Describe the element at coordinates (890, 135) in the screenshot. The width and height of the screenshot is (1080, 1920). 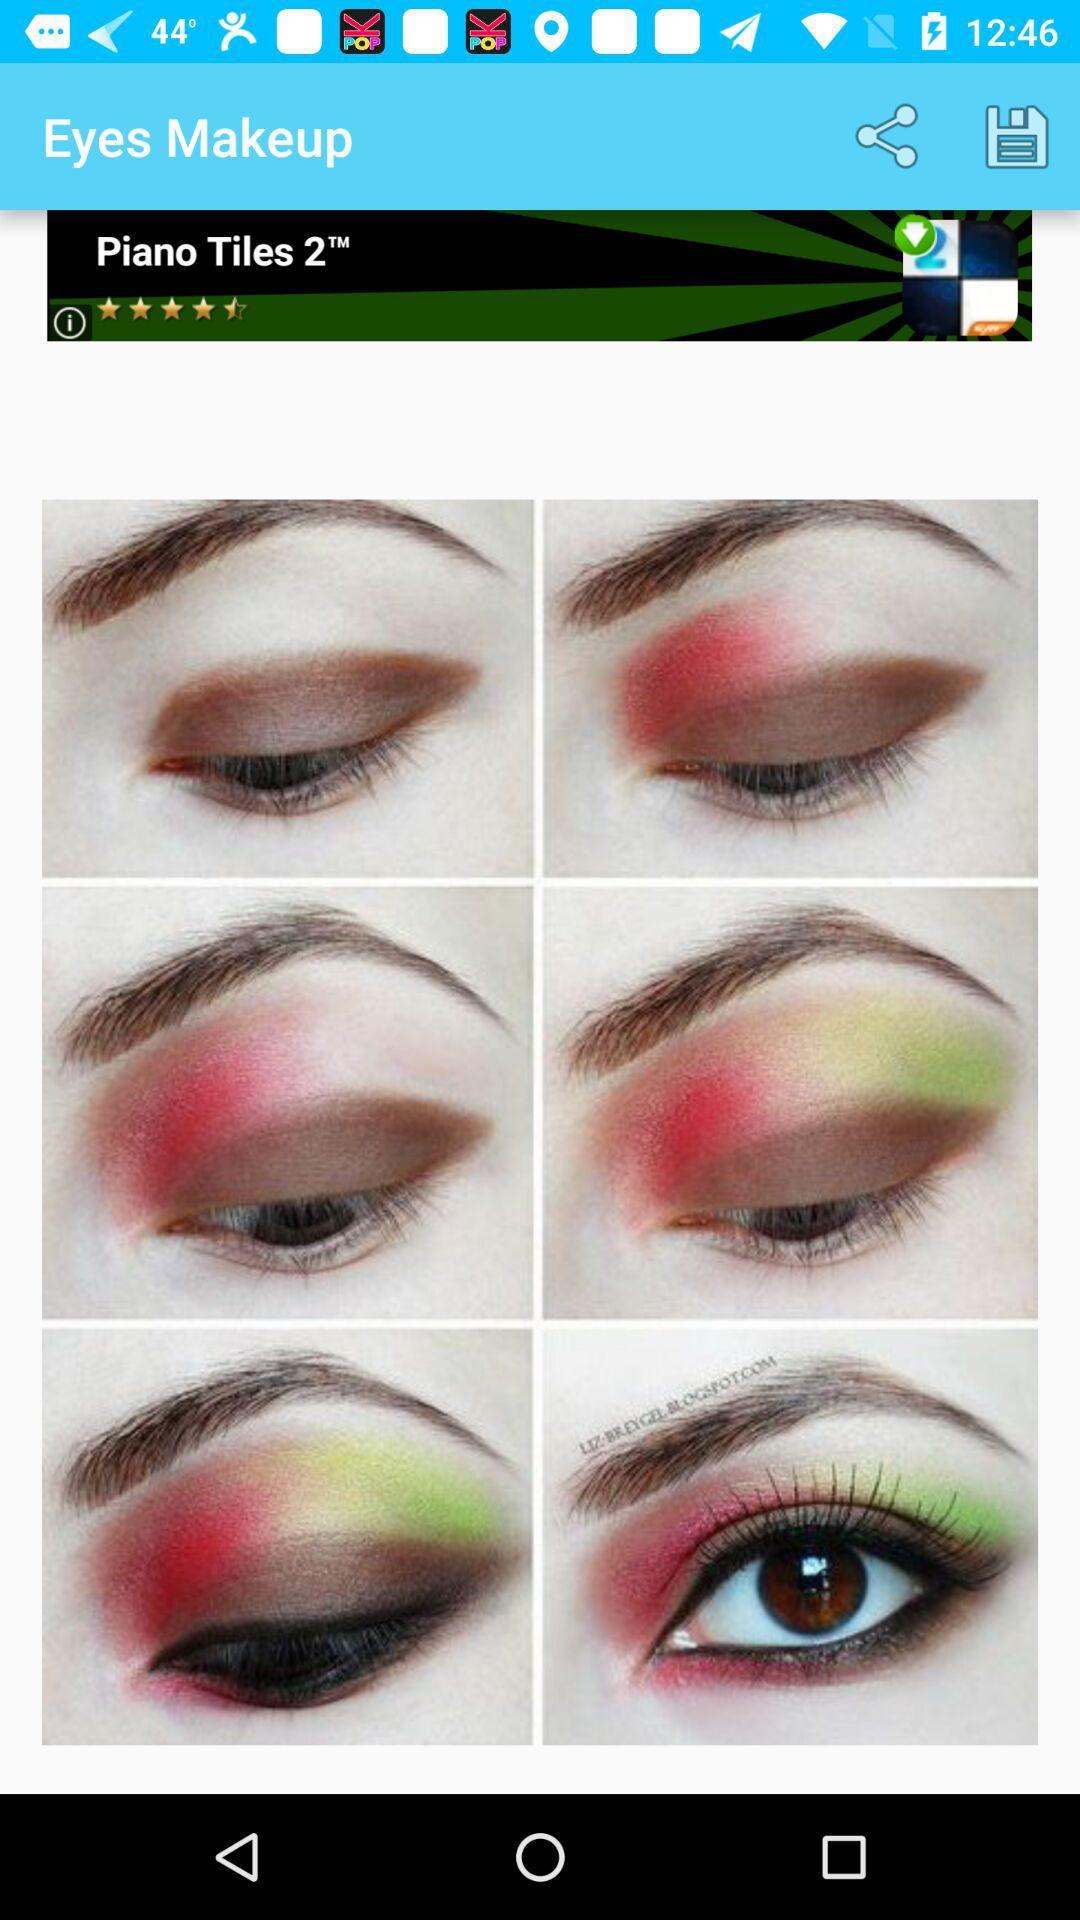
I see `app next to eyes makeup item` at that location.